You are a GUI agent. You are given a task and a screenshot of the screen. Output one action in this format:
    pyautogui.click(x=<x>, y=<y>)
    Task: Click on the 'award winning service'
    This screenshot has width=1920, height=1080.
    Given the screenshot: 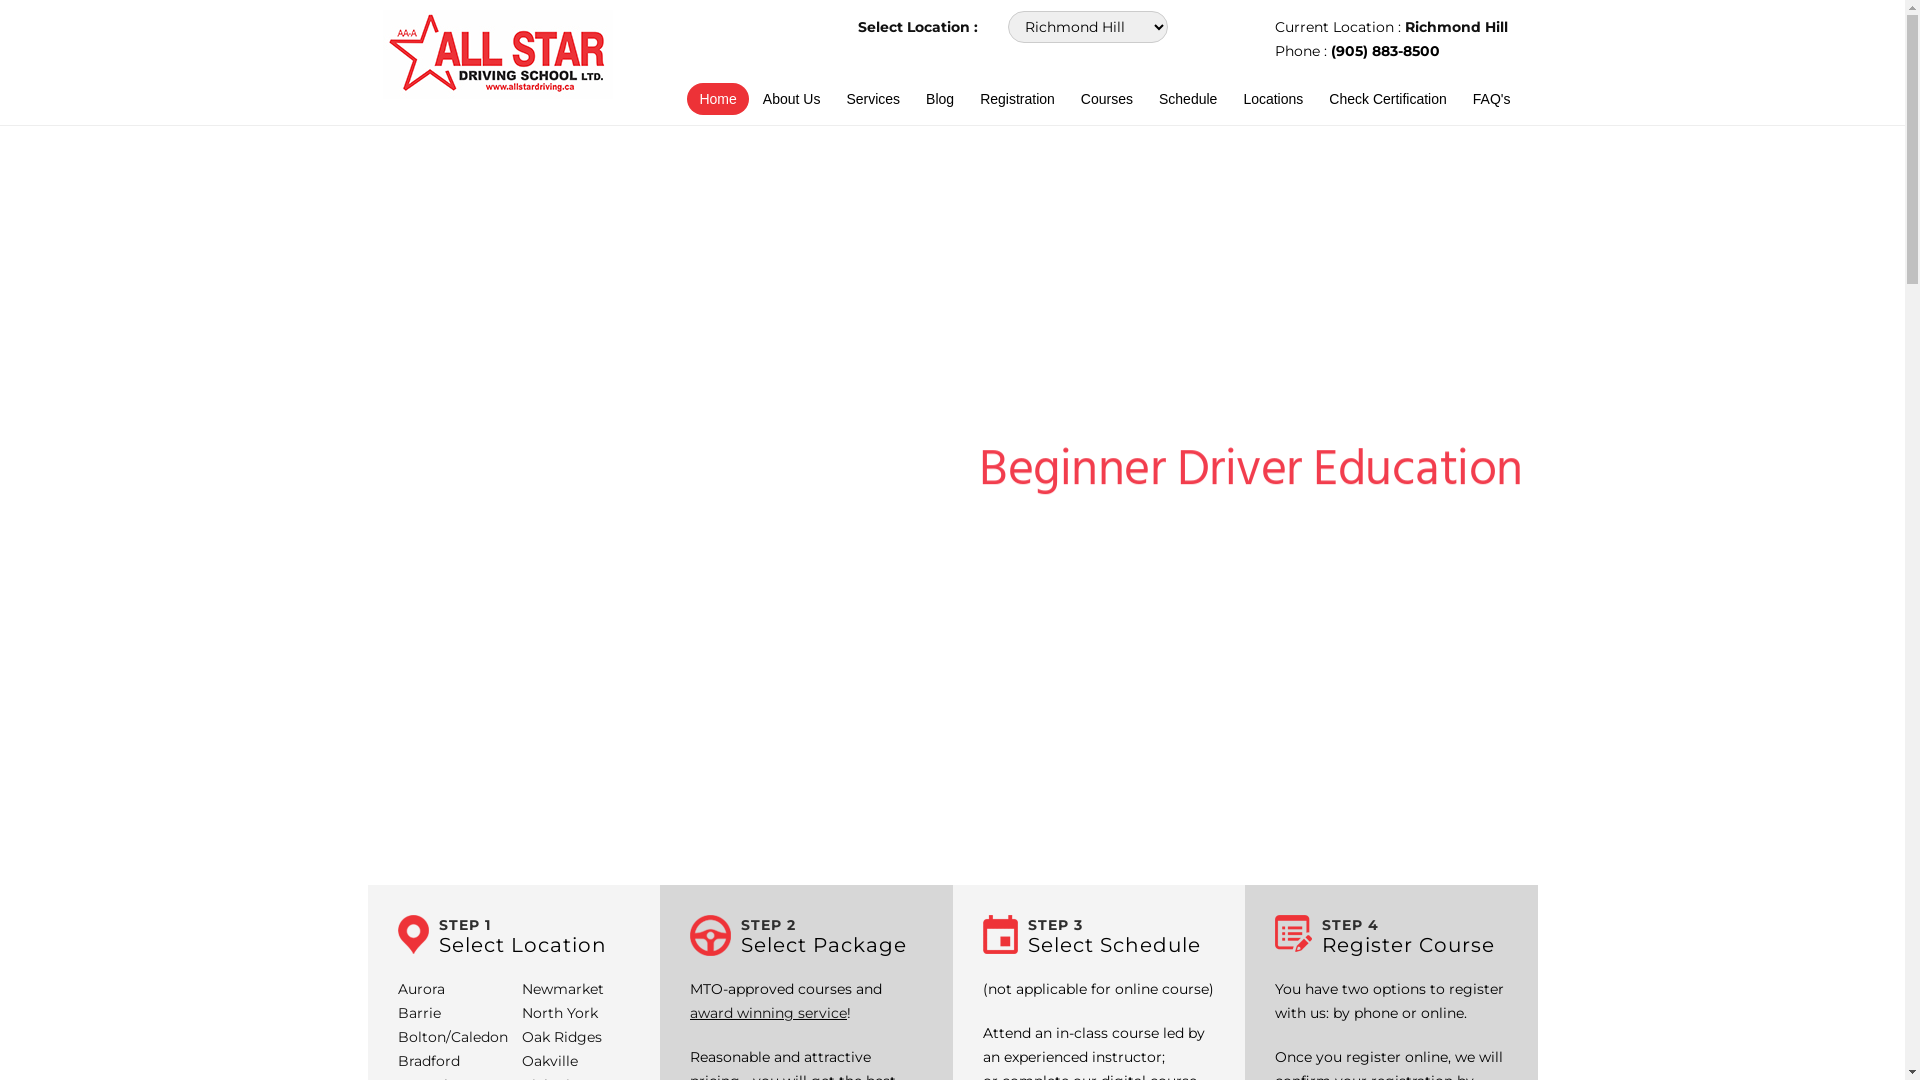 What is the action you would take?
    pyautogui.click(x=767, y=1013)
    